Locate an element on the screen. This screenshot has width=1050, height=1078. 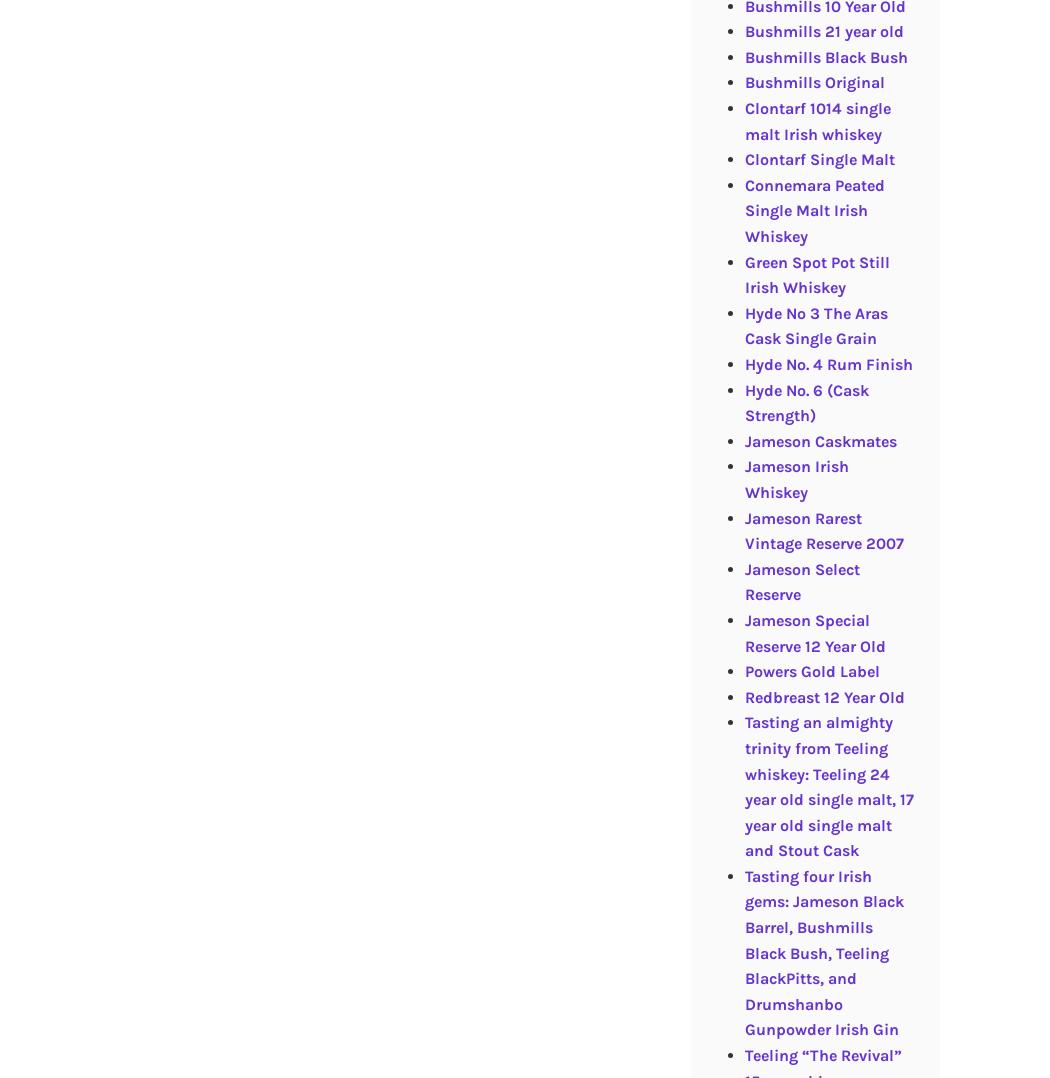
'Jameson Select Reserve' is located at coordinates (800, 581).